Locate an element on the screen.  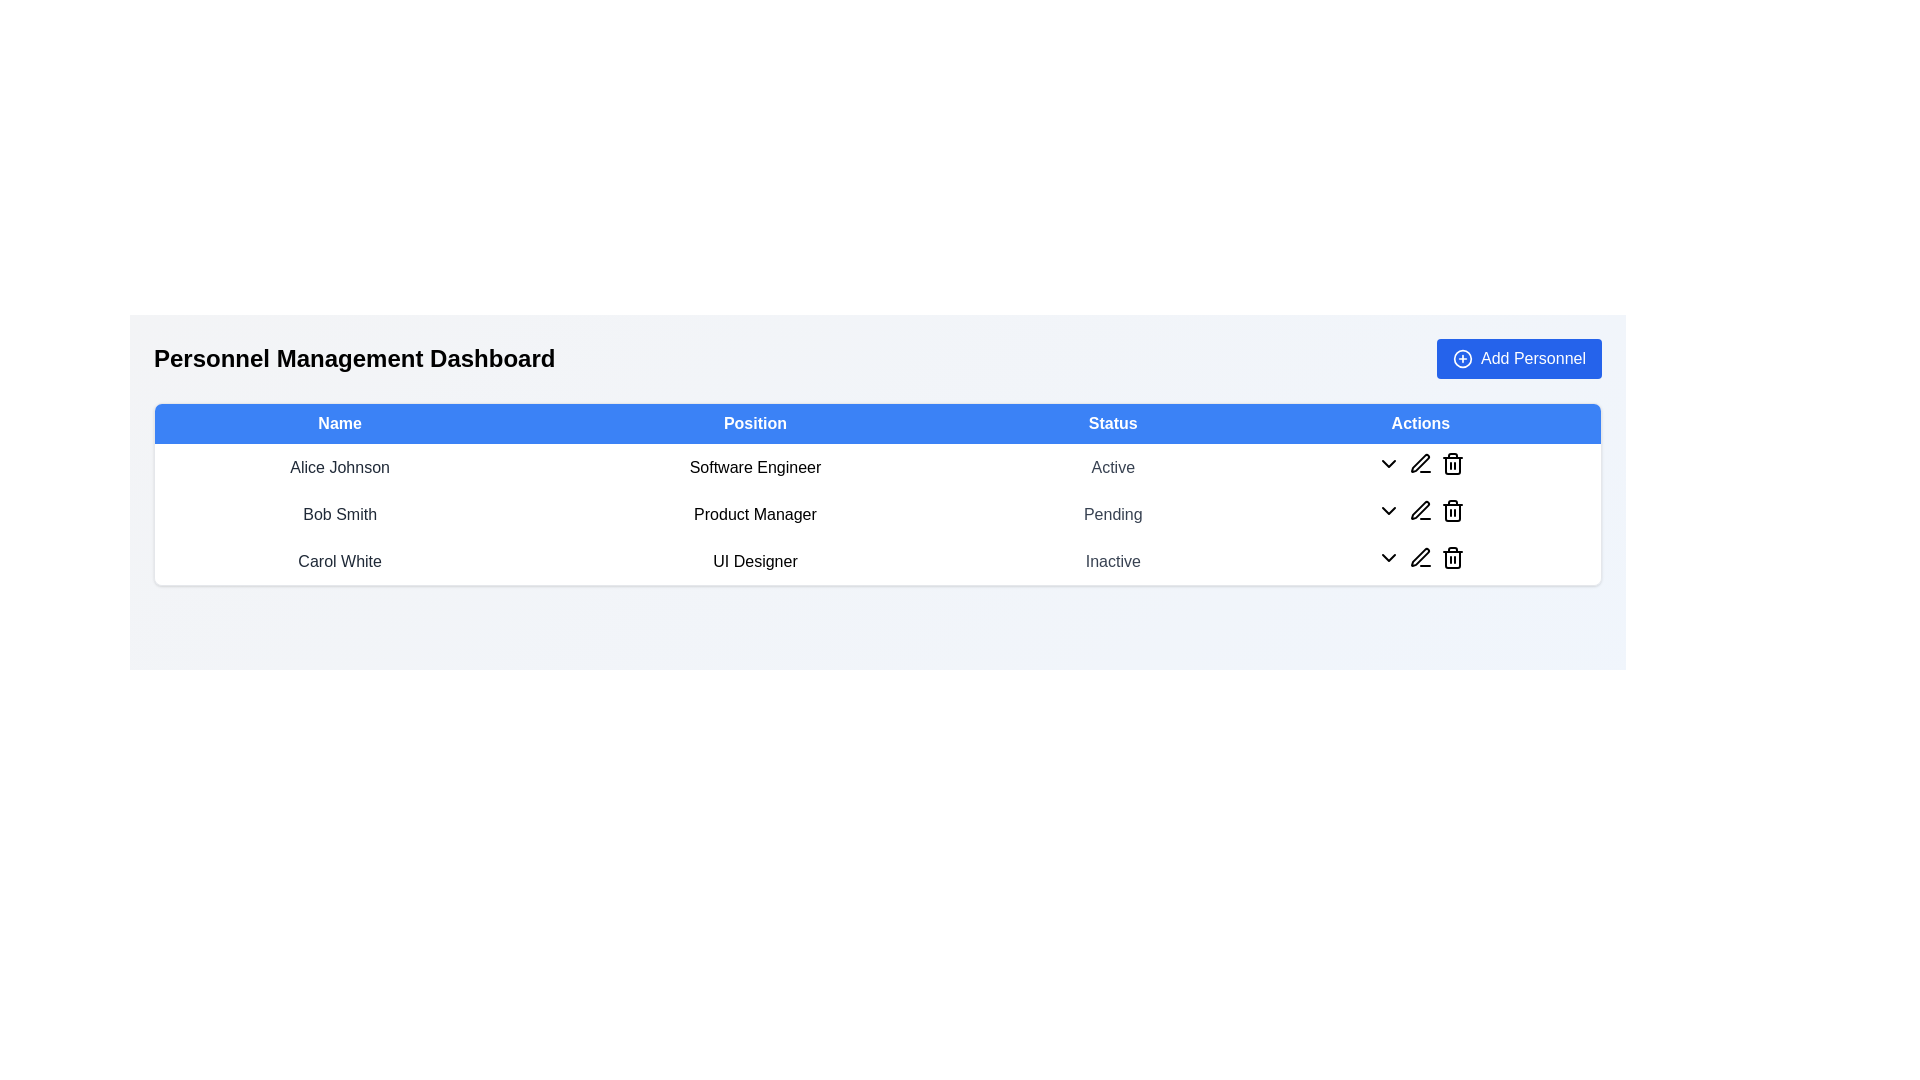
the circular '+' icon located within the 'Add Personnel' button at the top-right of the interface is located at coordinates (1463, 357).